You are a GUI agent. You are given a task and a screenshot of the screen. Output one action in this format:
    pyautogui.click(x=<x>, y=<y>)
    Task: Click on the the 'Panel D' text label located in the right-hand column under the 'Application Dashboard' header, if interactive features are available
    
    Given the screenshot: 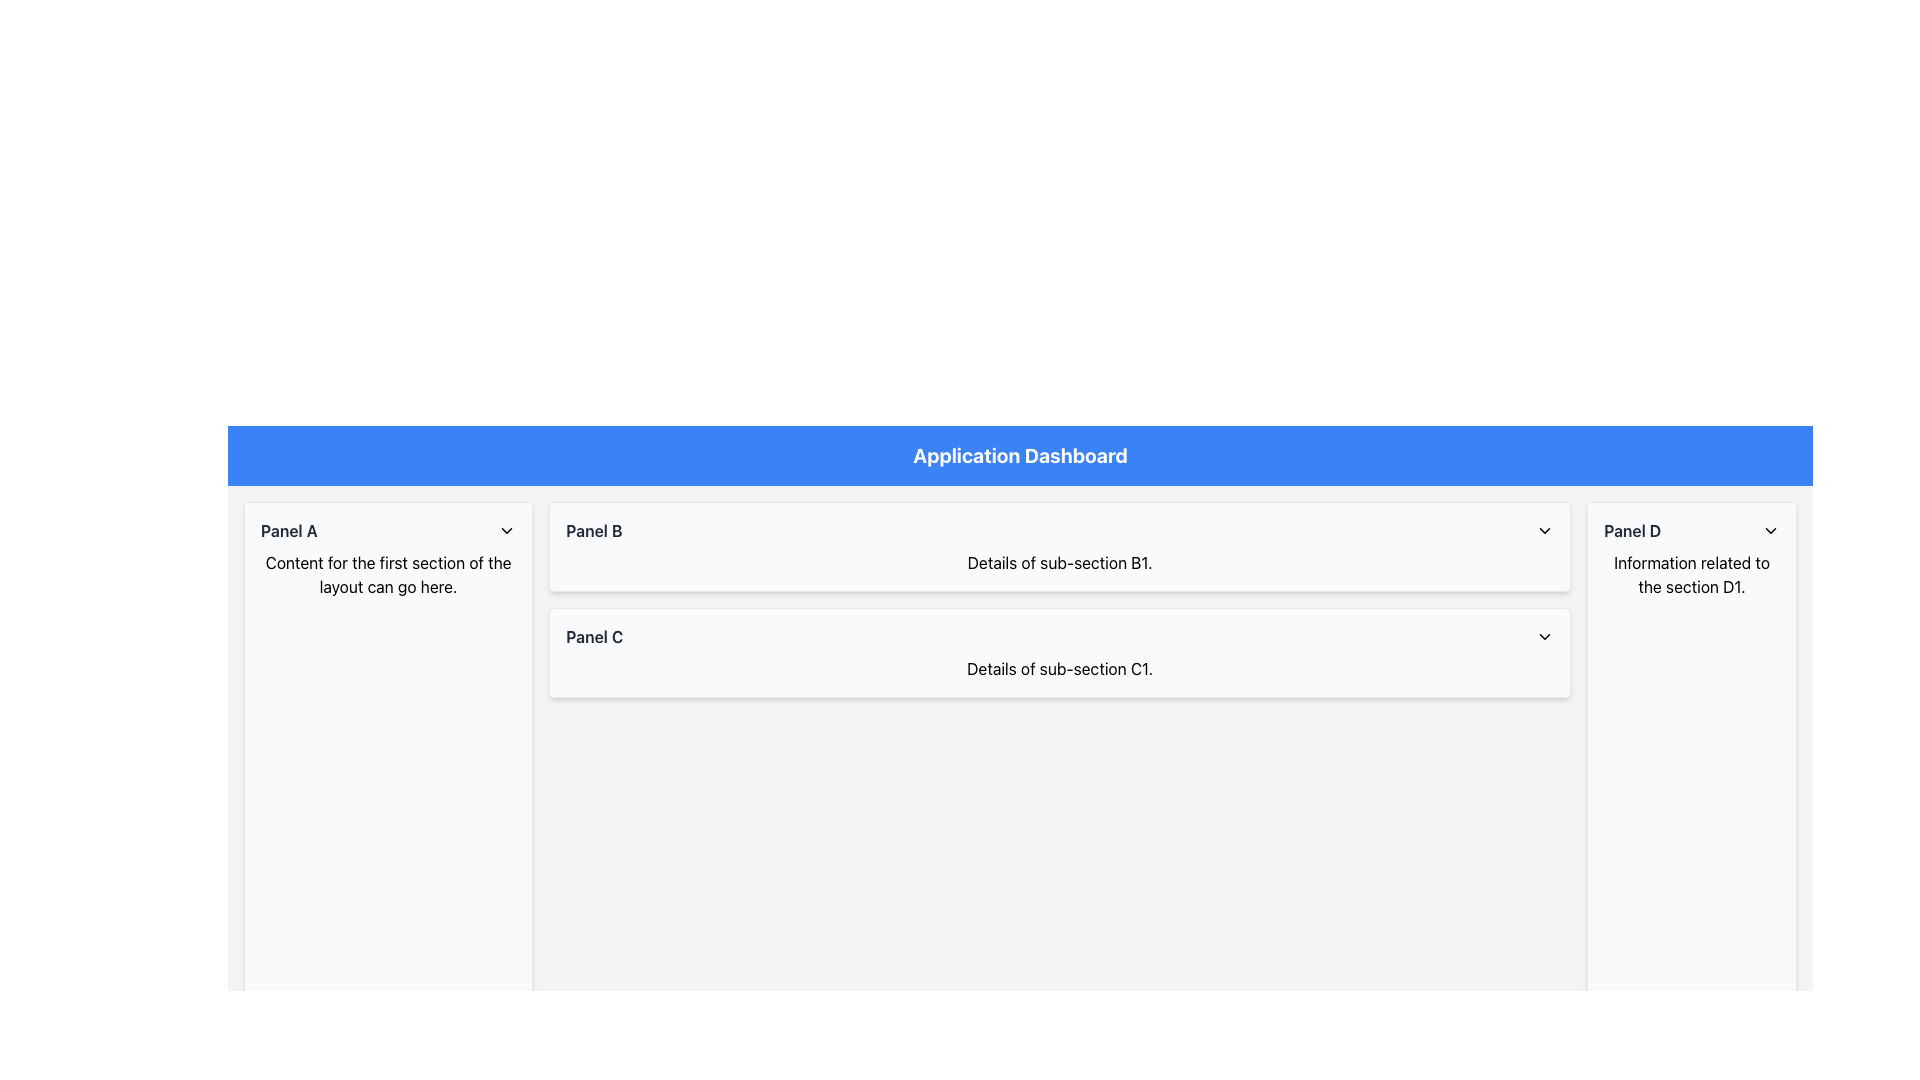 What is the action you would take?
    pyautogui.click(x=1632, y=530)
    